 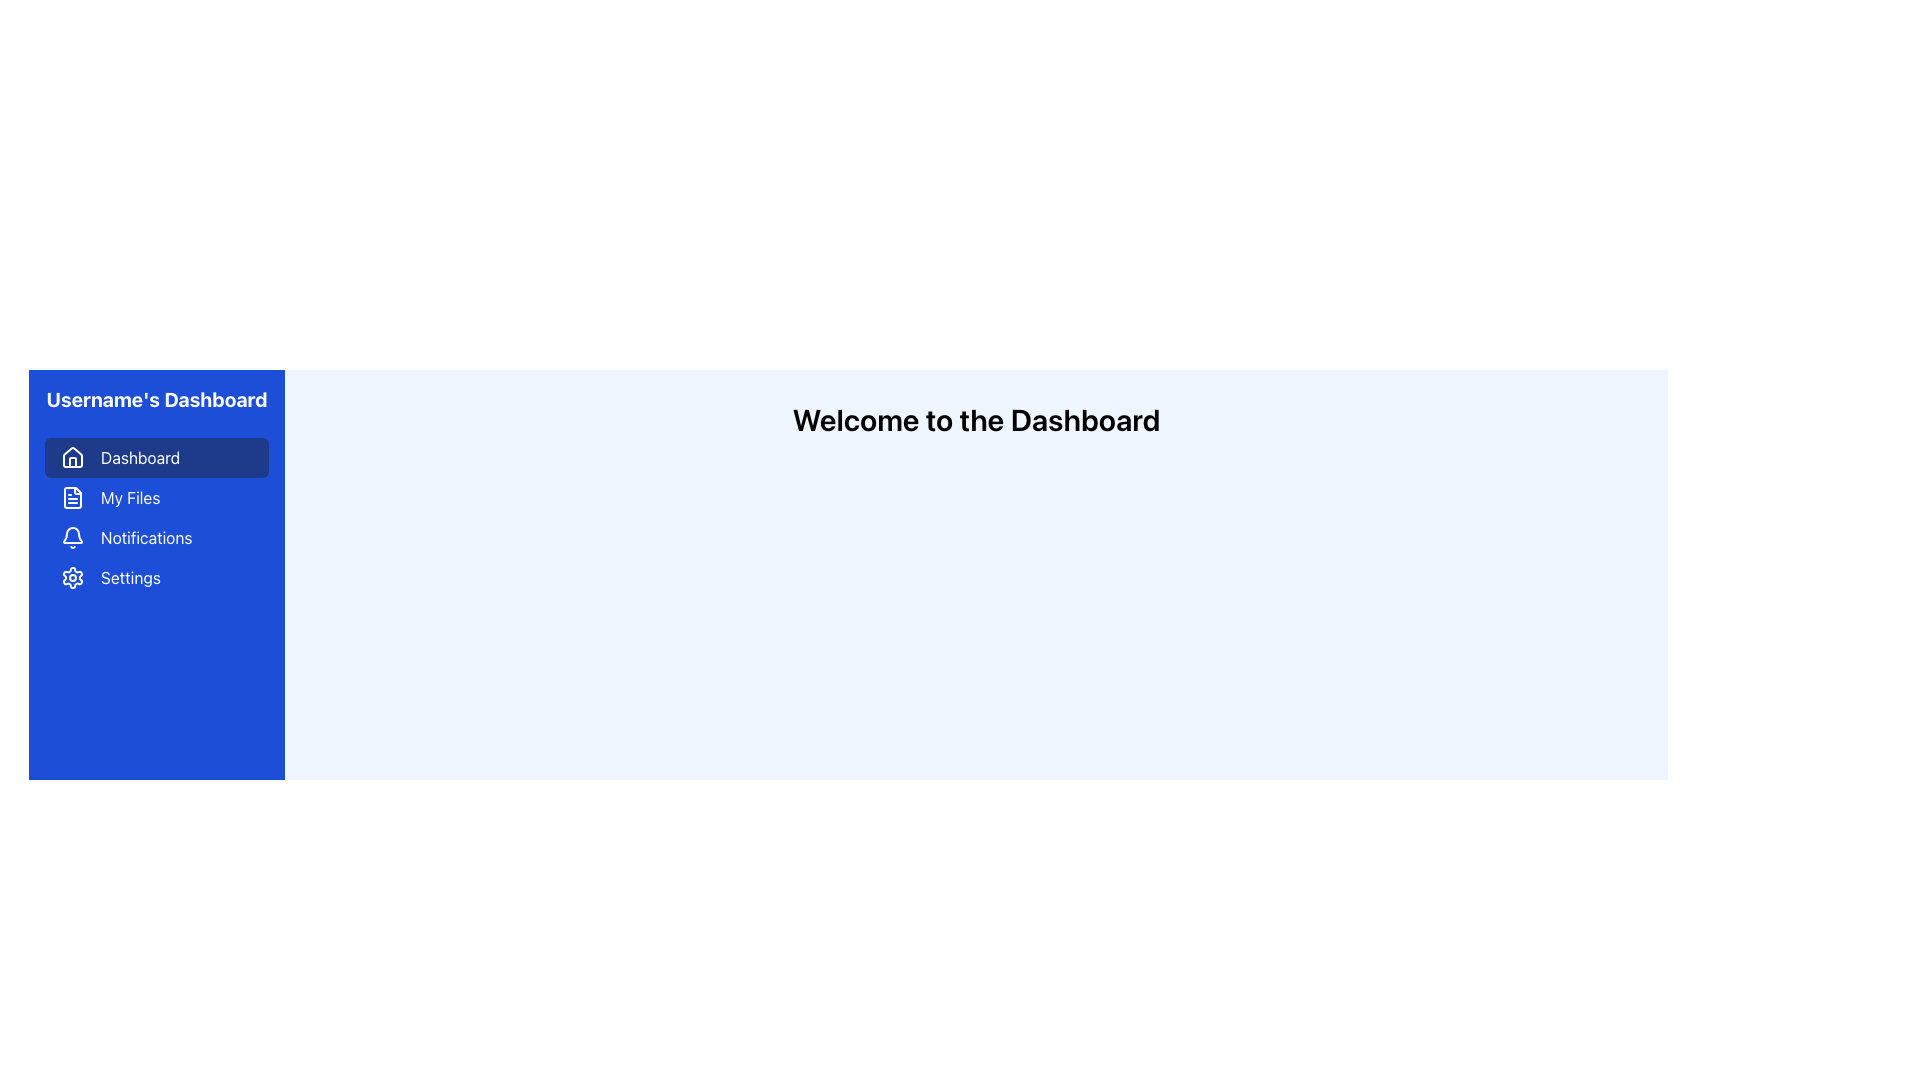 I want to click on text of the 'My Files' label located in the blue side panel navigation menu, which is the second label under 'Dashboard', so click(x=129, y=496).